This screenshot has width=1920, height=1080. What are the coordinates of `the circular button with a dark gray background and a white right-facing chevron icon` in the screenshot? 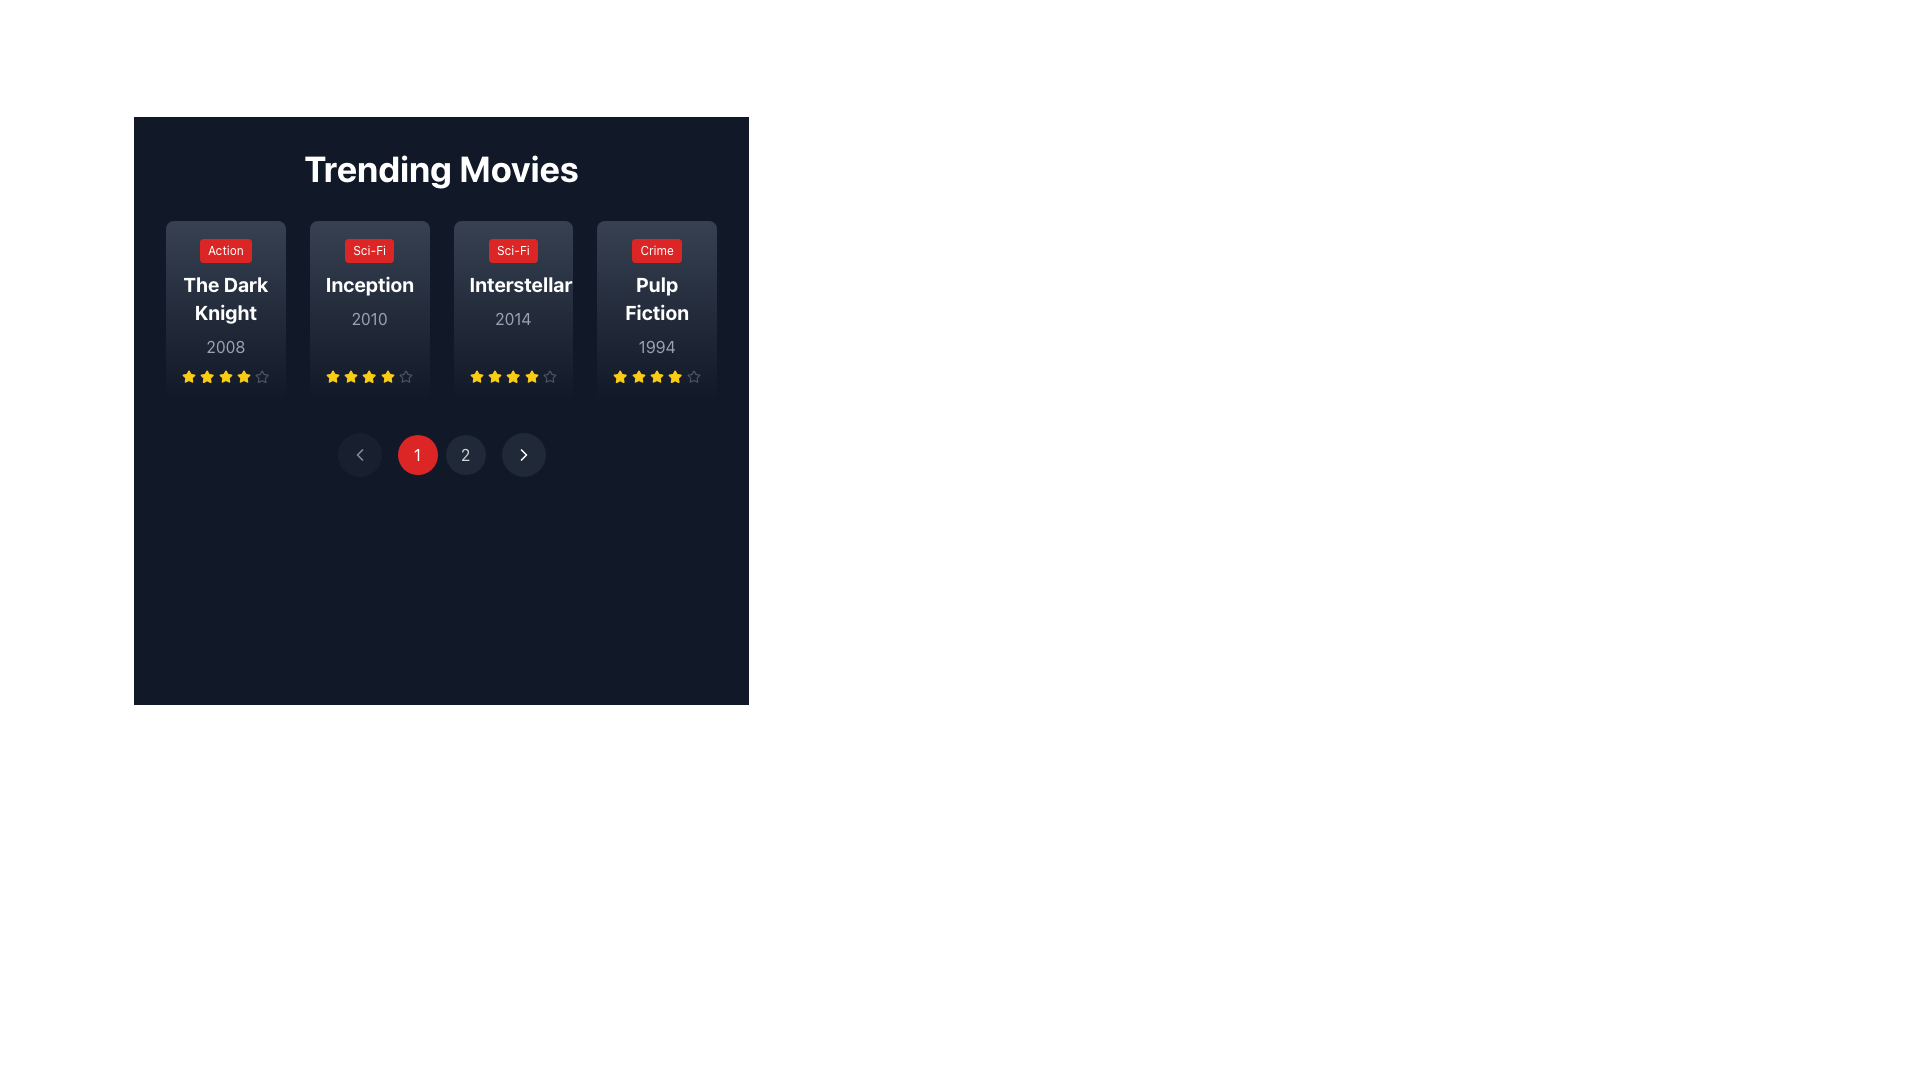 It's located at (523, 454).